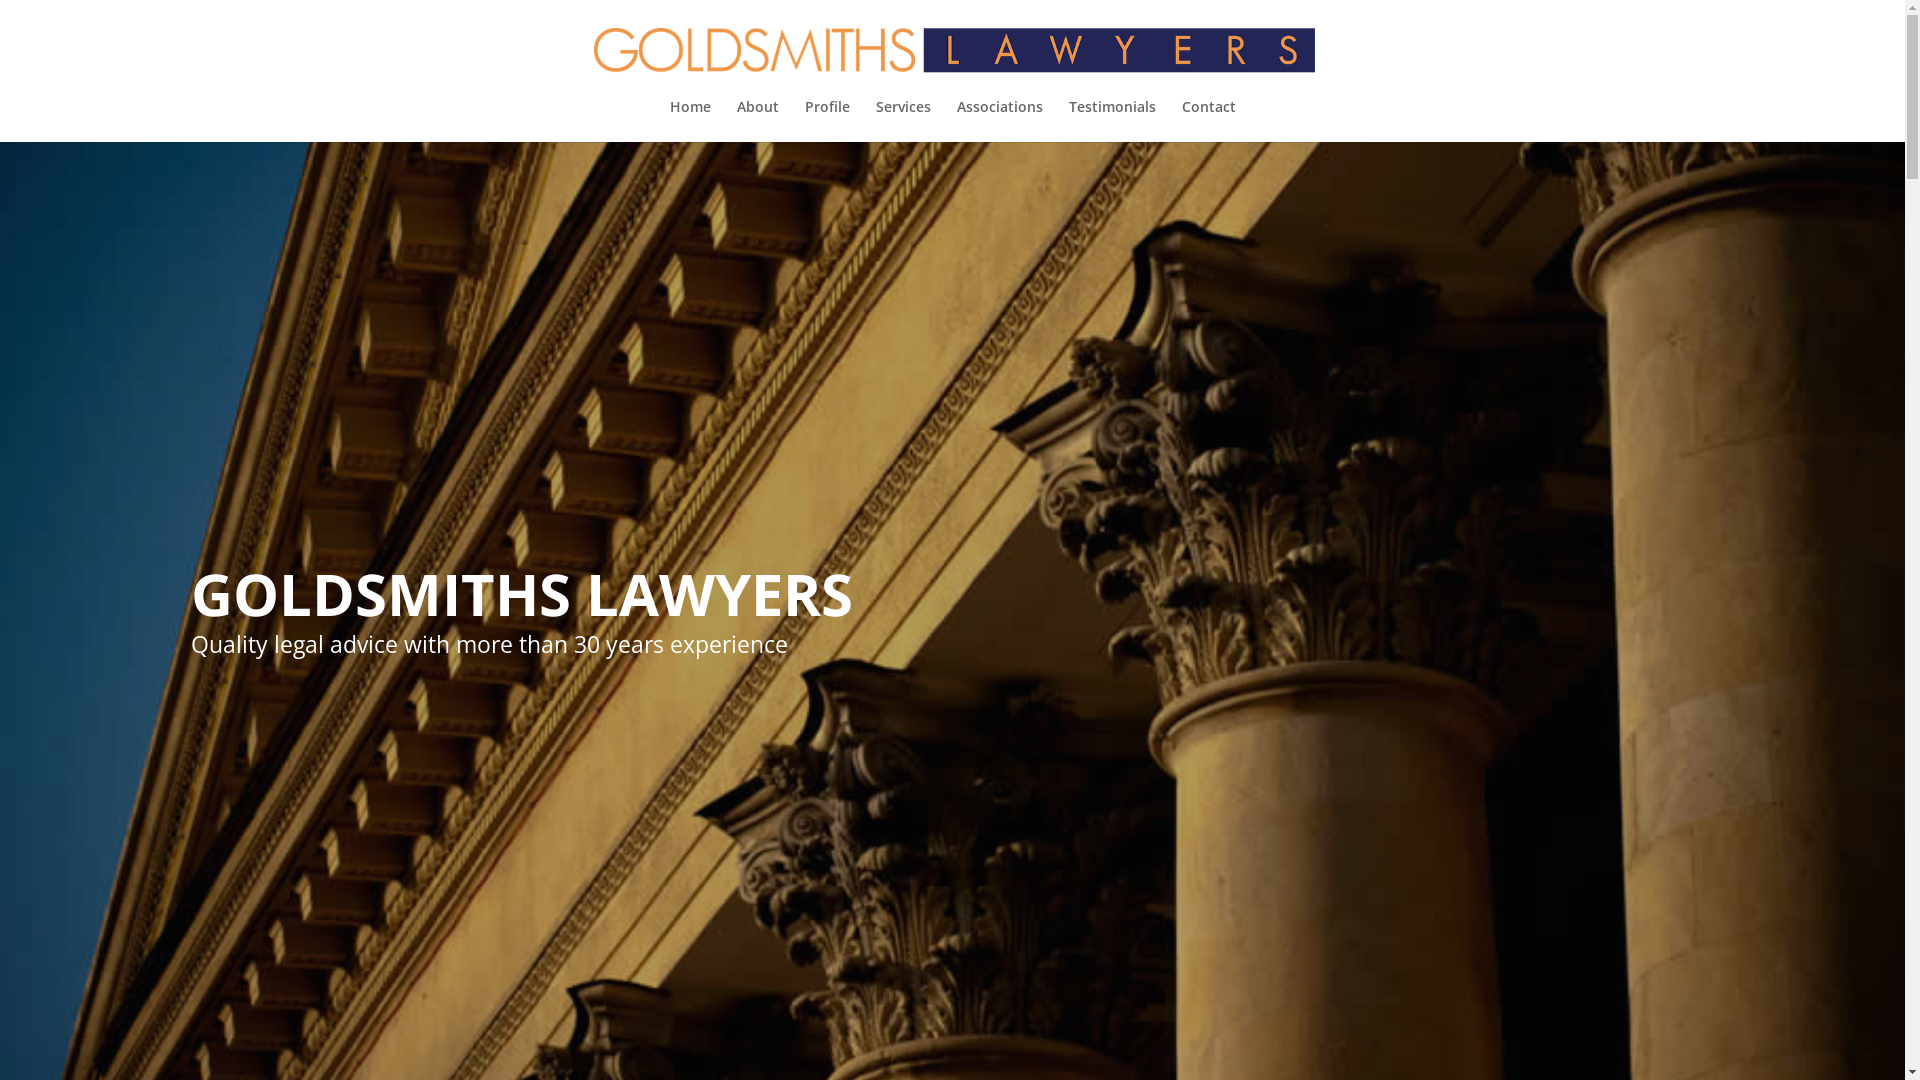 The image size is (1920, 1080). Describe the element at coordinates (690, 120) in the screenshot. I see `'Home'` at that location.